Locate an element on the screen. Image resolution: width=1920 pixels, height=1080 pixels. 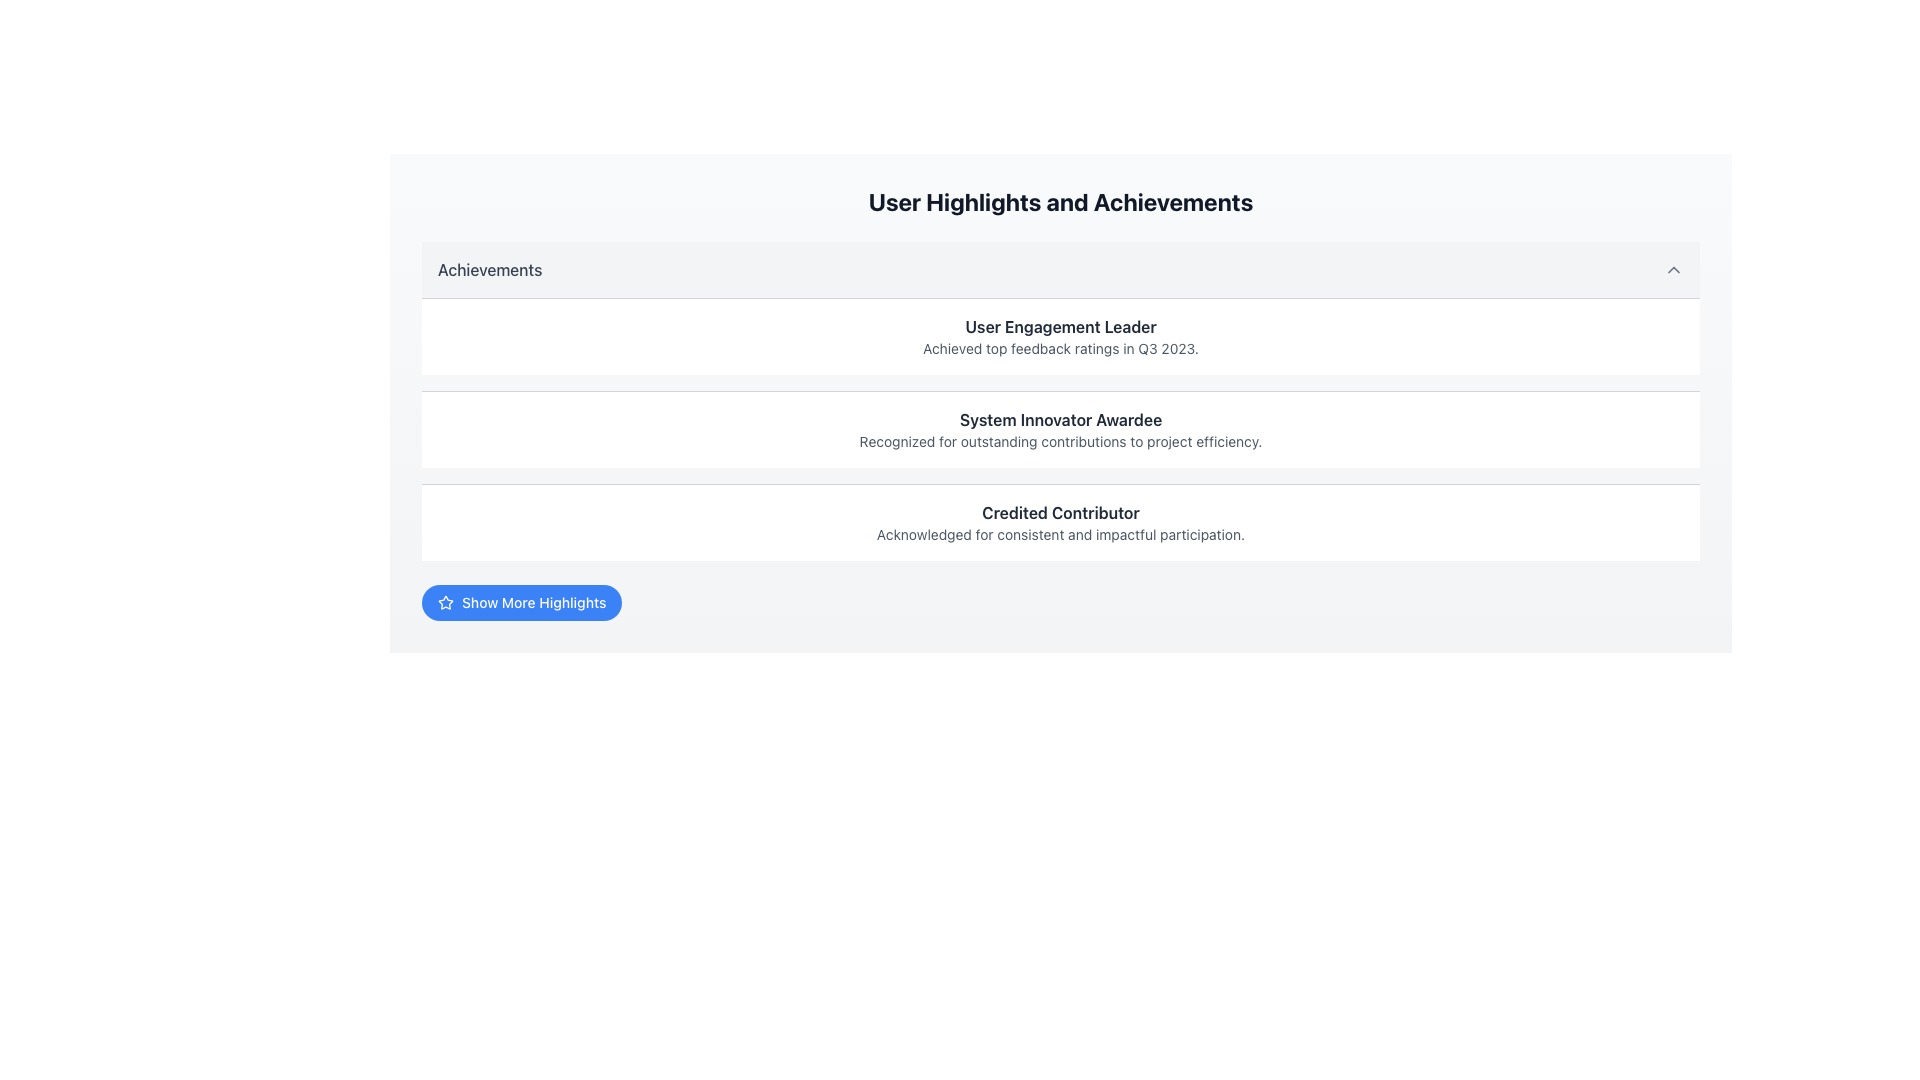
the chevron-up icon located in the far-right section of the 'Achievements' header is located at coordinates (1674, 270).